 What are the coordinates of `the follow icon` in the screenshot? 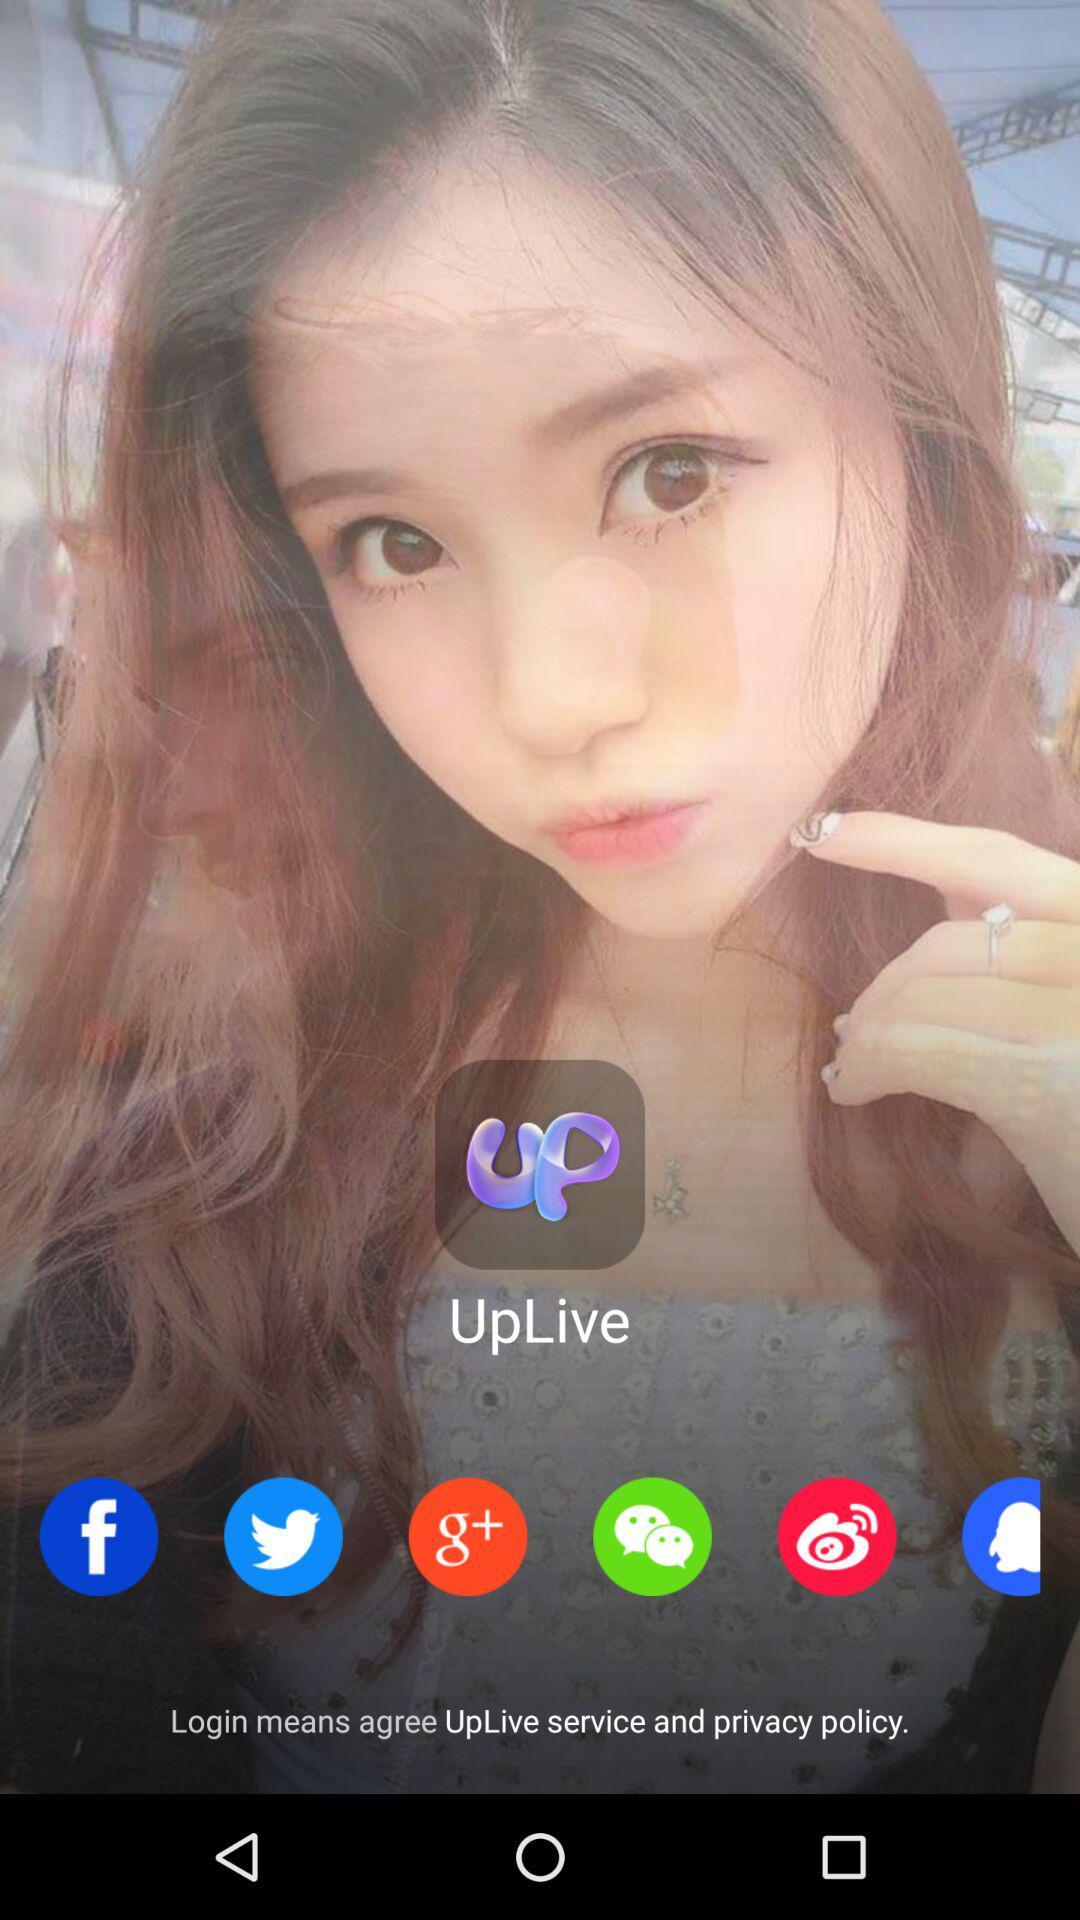 It's located at (467, 1535).